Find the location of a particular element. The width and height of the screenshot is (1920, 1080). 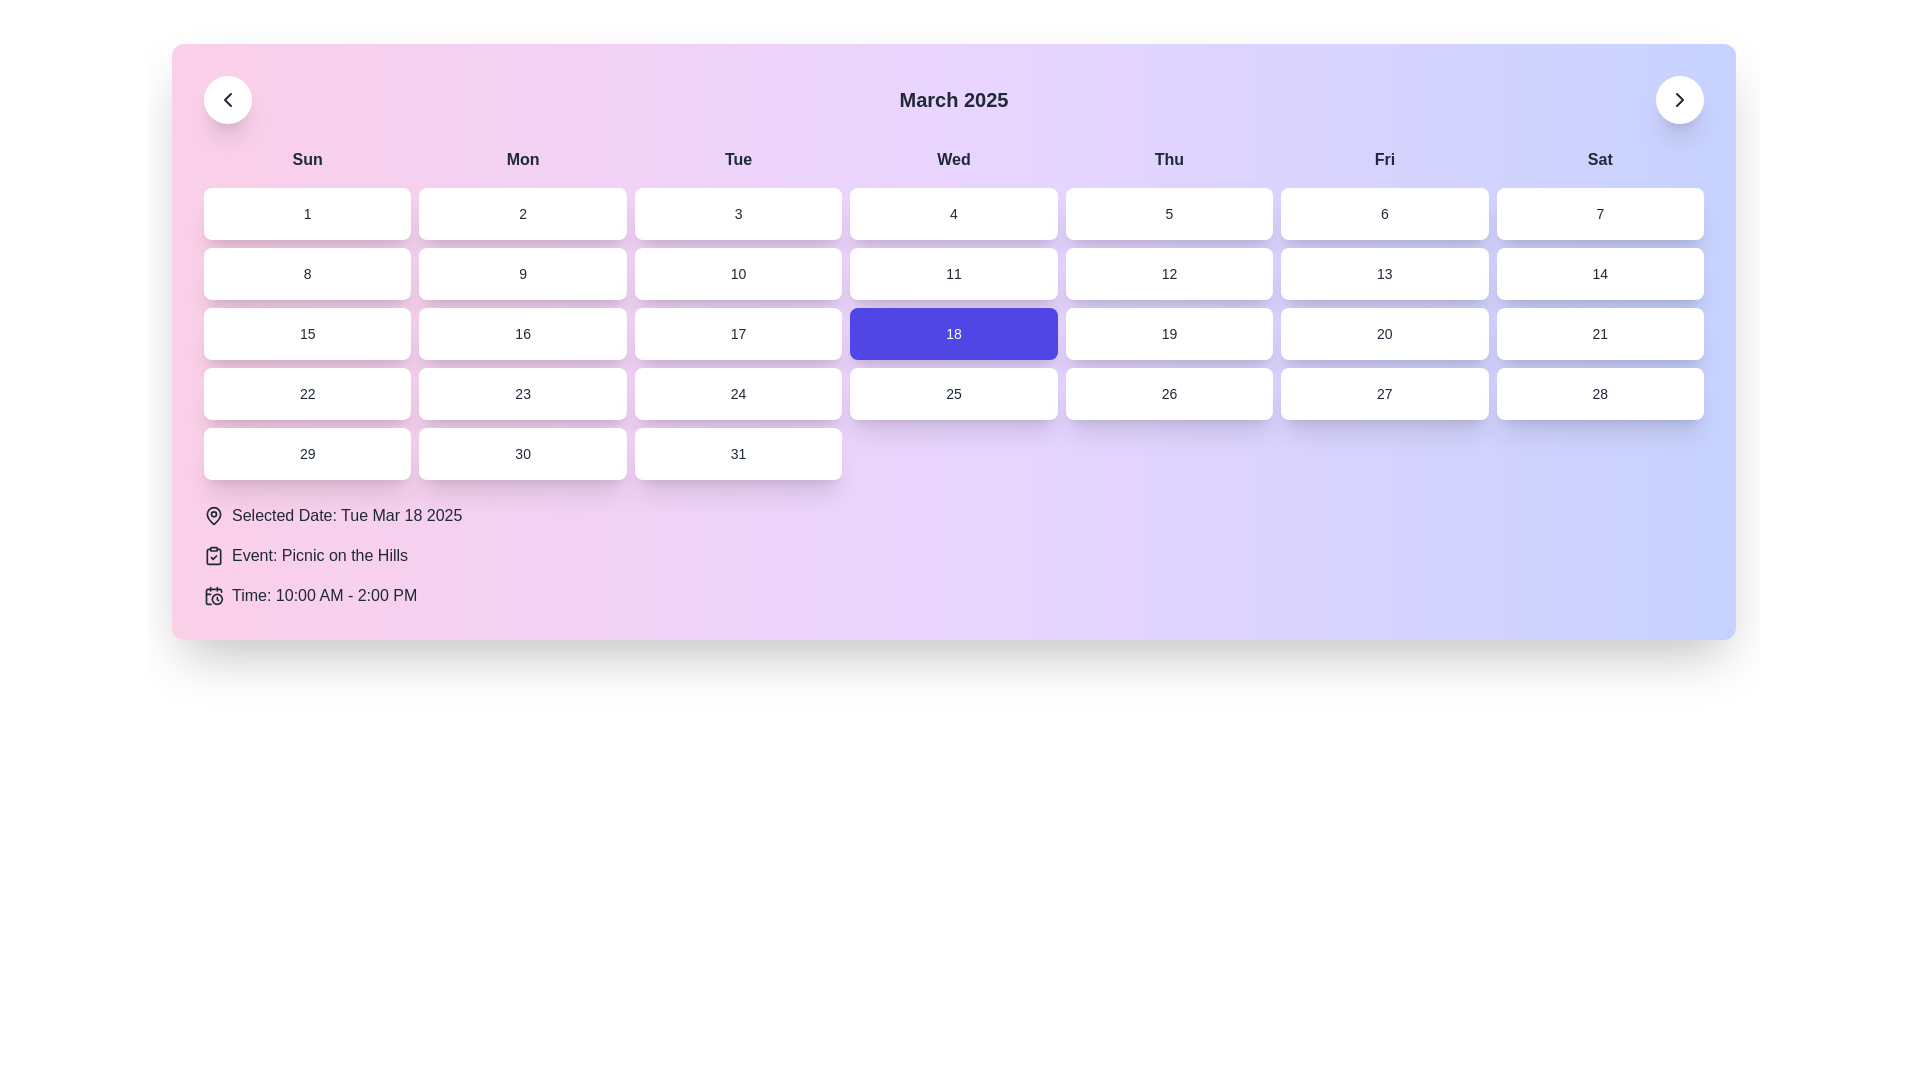

the button representing the date '12' in the calendar layout is located at coordinates (1169, 273).